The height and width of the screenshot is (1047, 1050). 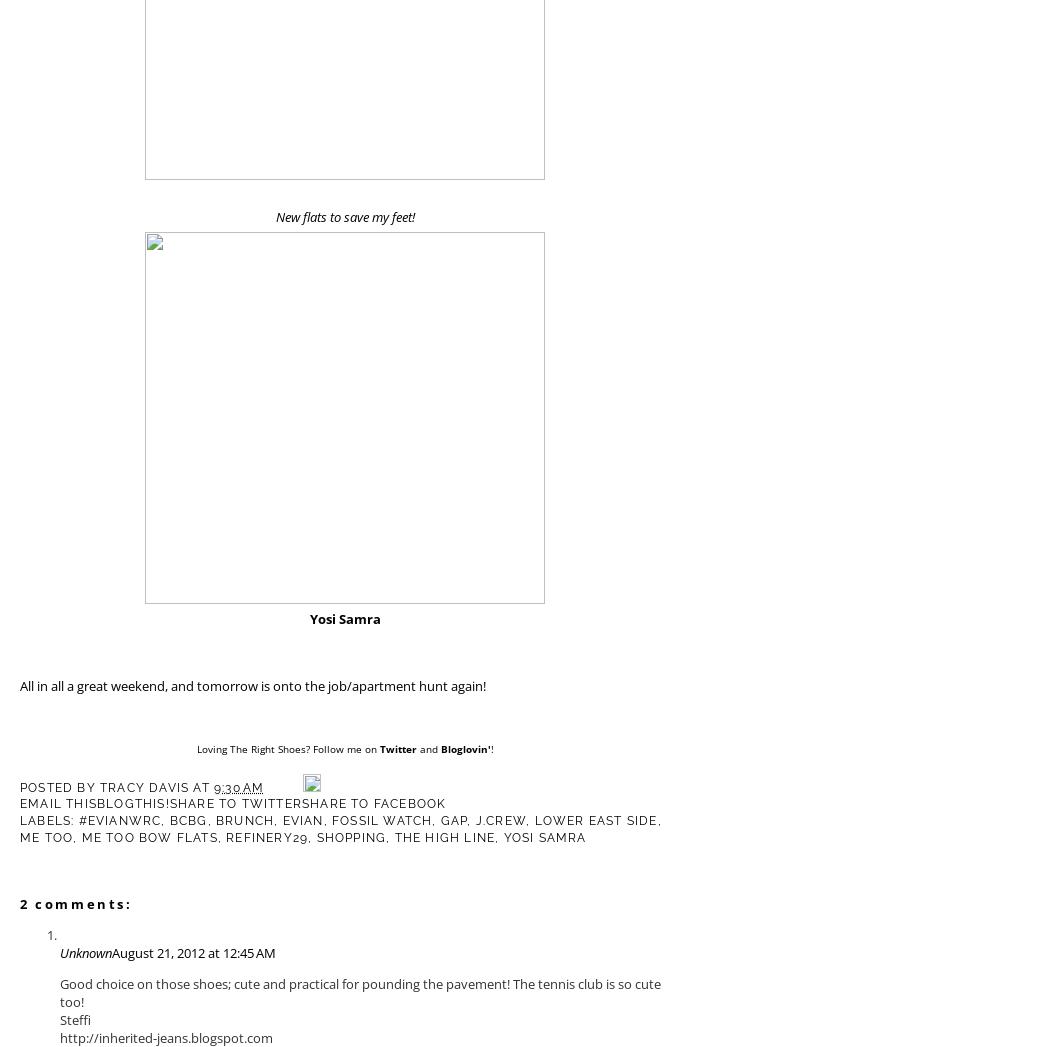 I want to click on 'evian', so click(x=281, y=820).